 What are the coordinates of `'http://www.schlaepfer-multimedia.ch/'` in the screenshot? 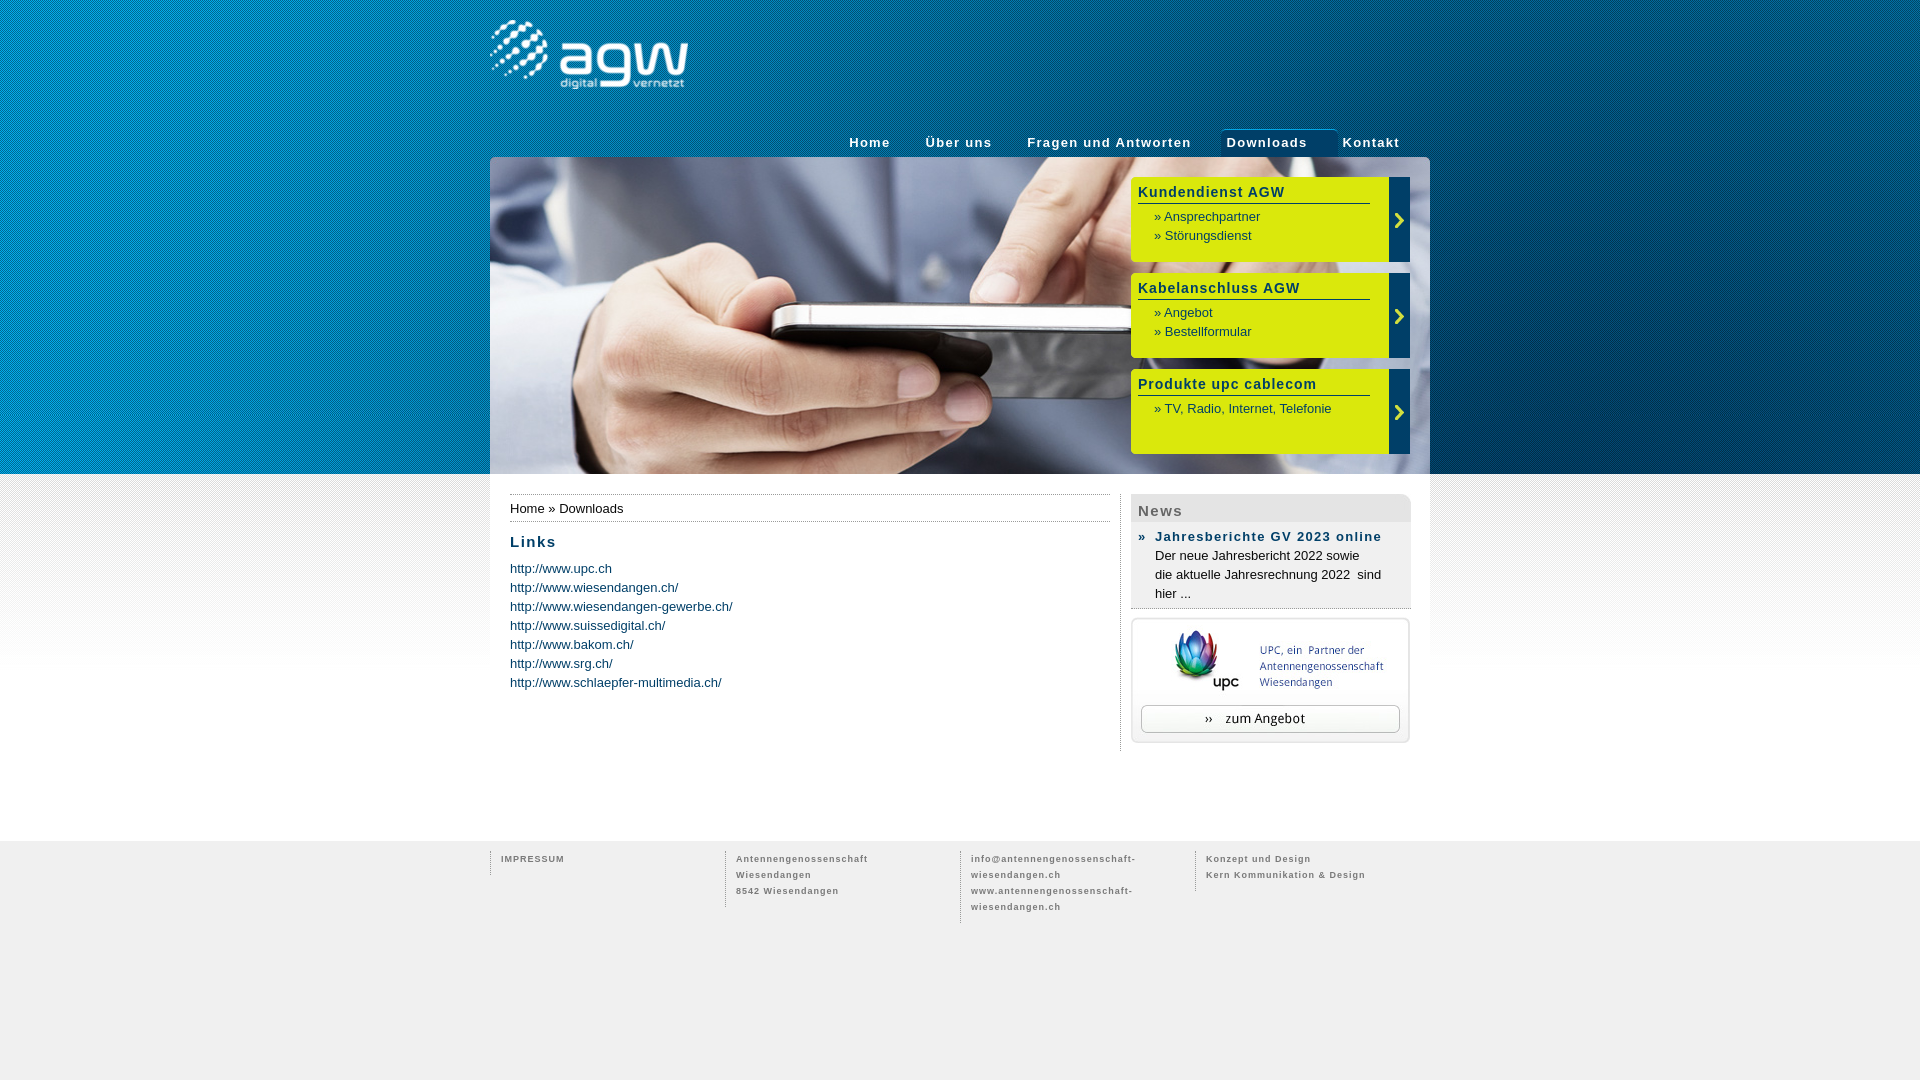 It's located at (614, 681).